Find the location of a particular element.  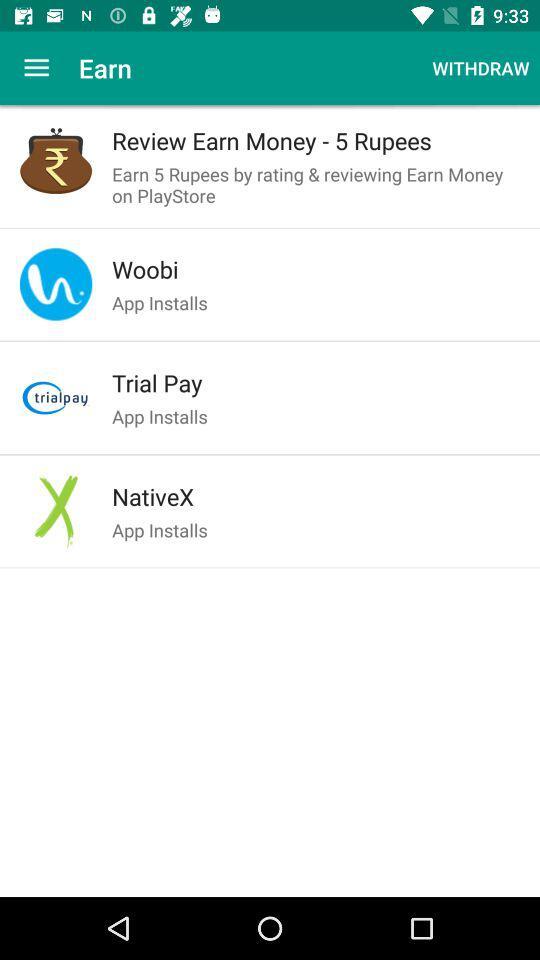

woobi icon is located at coordinates (316, 268).